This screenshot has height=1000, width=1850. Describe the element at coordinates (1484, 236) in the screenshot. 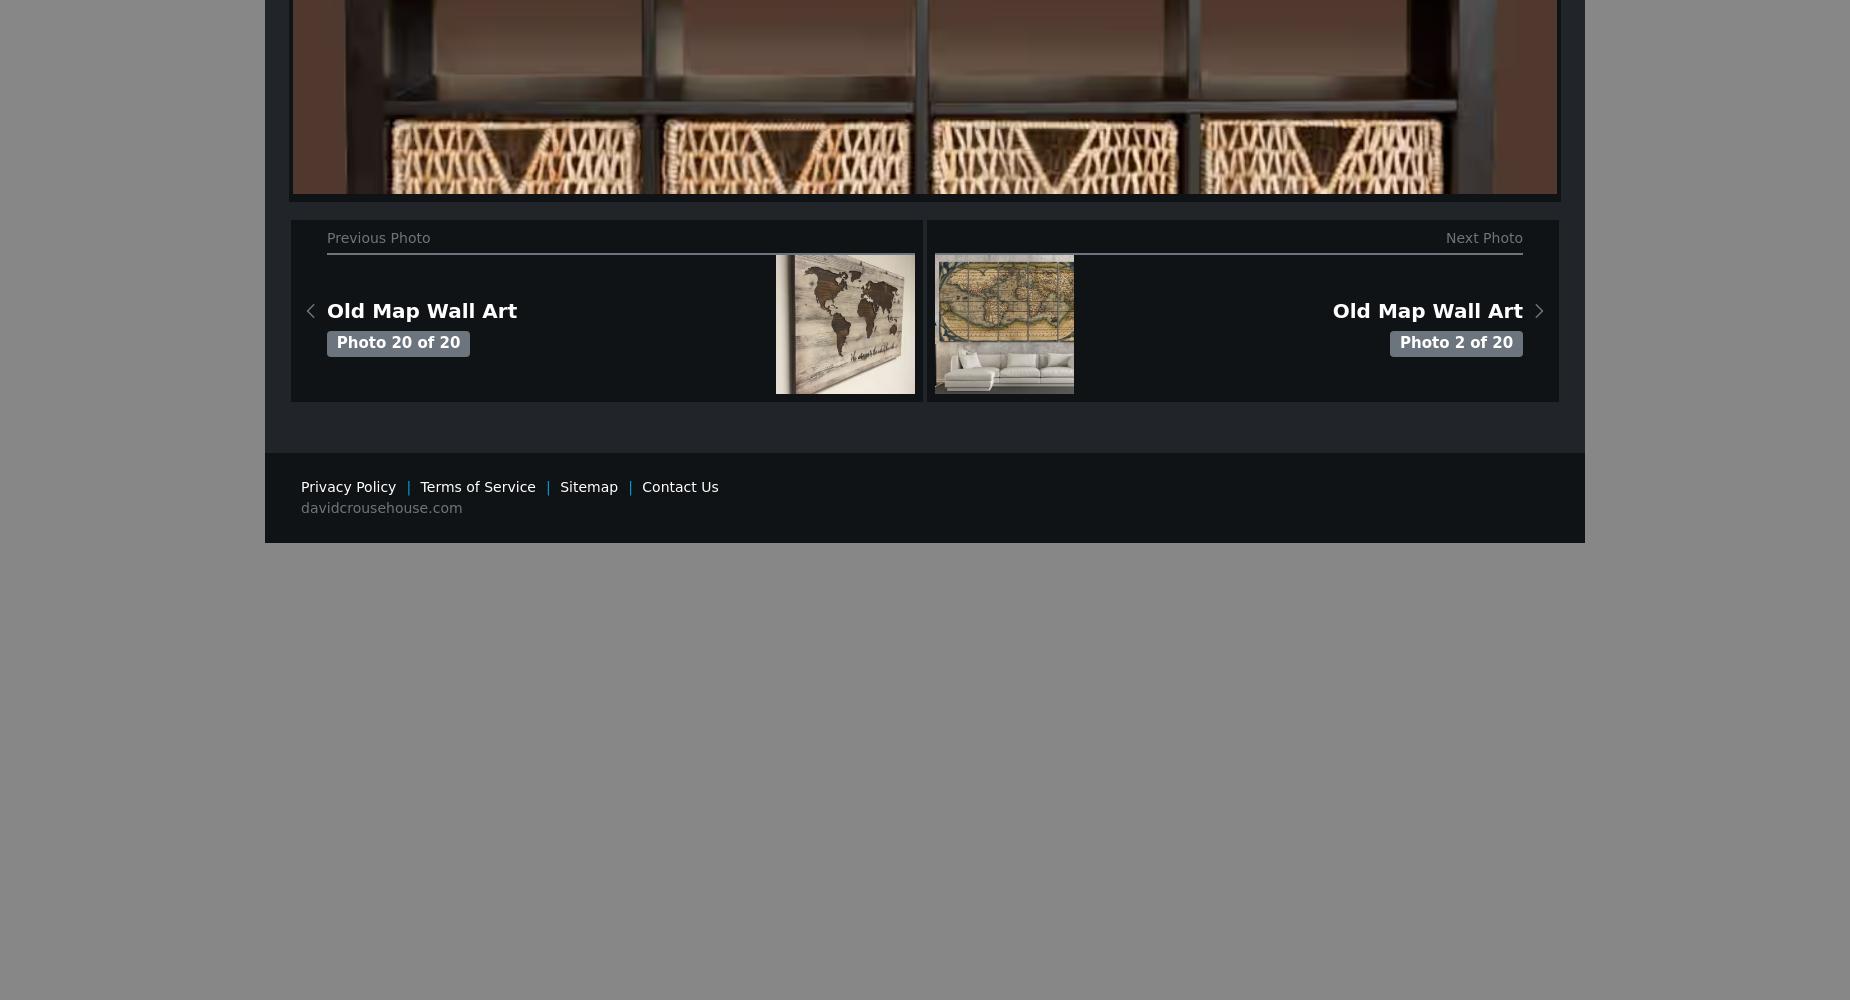

I see `'Next Photo'` at that location.